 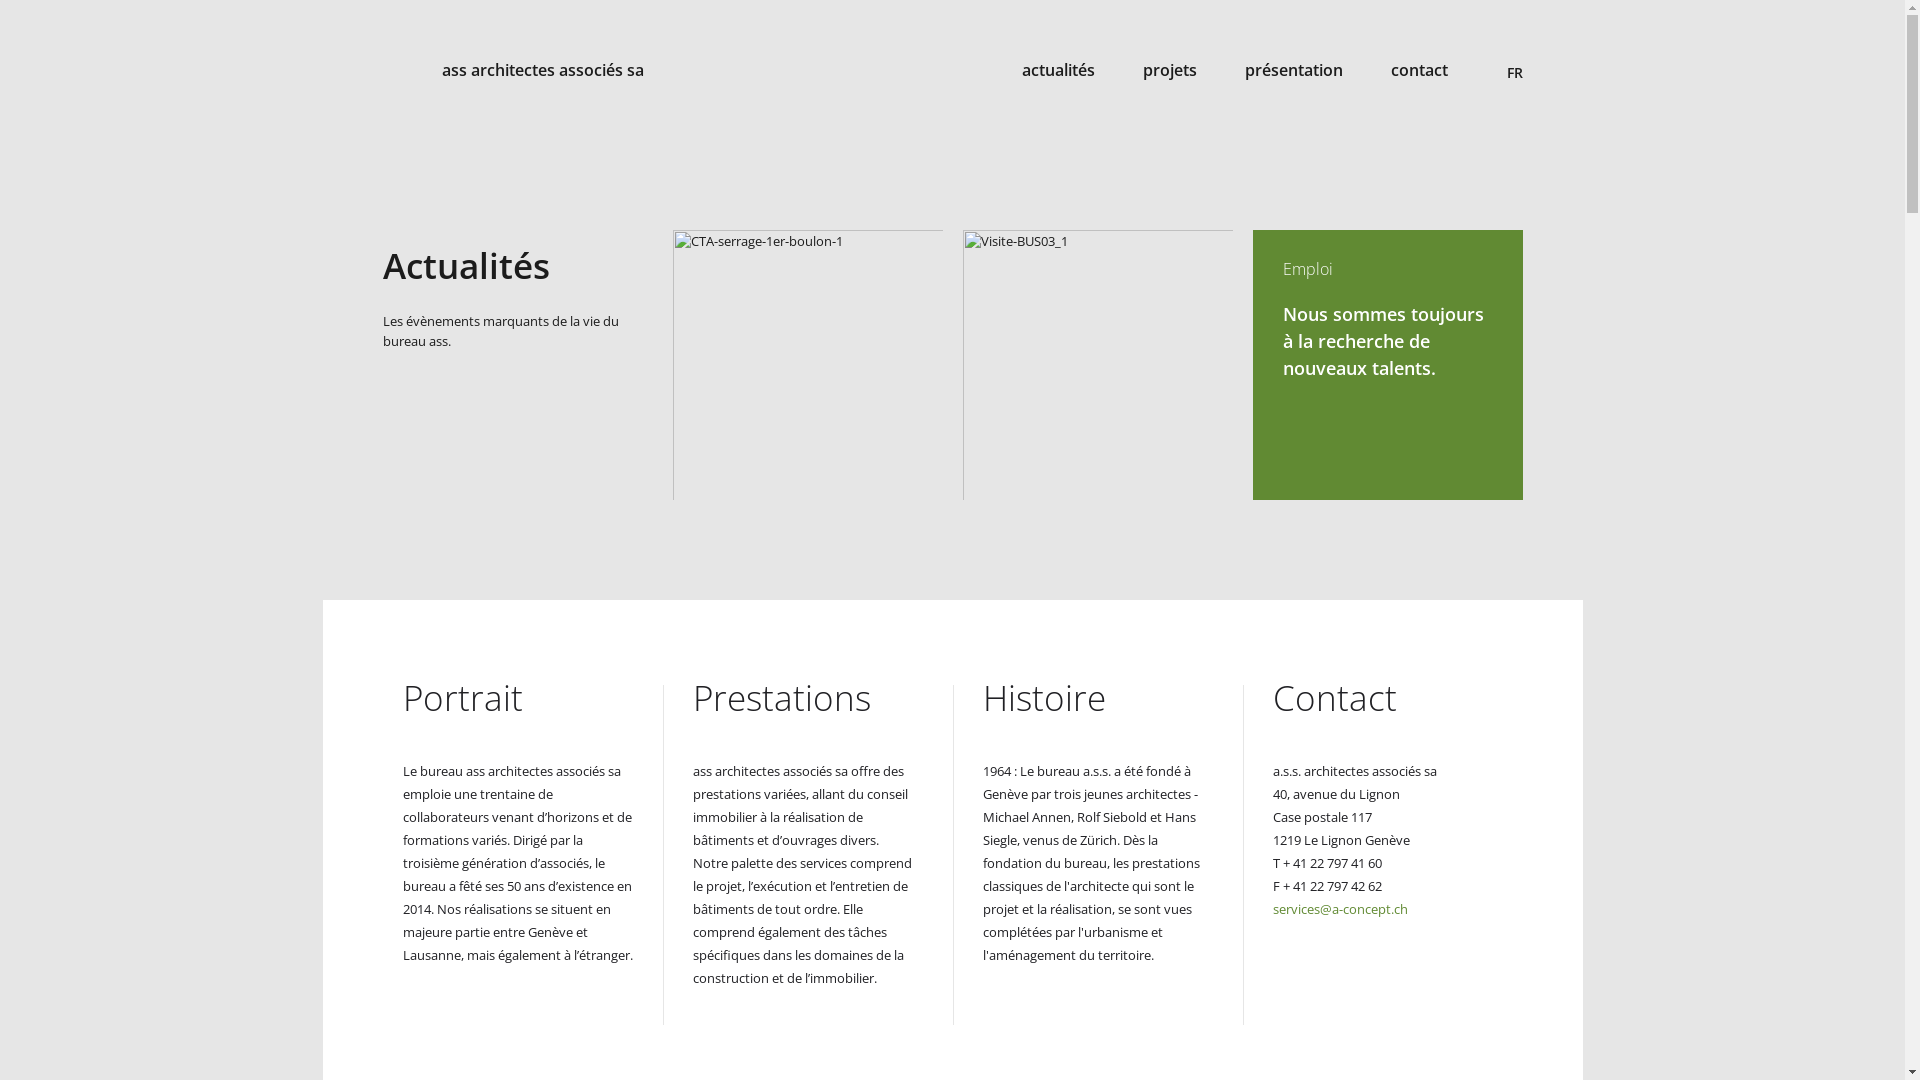 What do you see at coordinates (691, 696) in the screenshot?
I see `'Prestations'` at bounding box center [691, 696].